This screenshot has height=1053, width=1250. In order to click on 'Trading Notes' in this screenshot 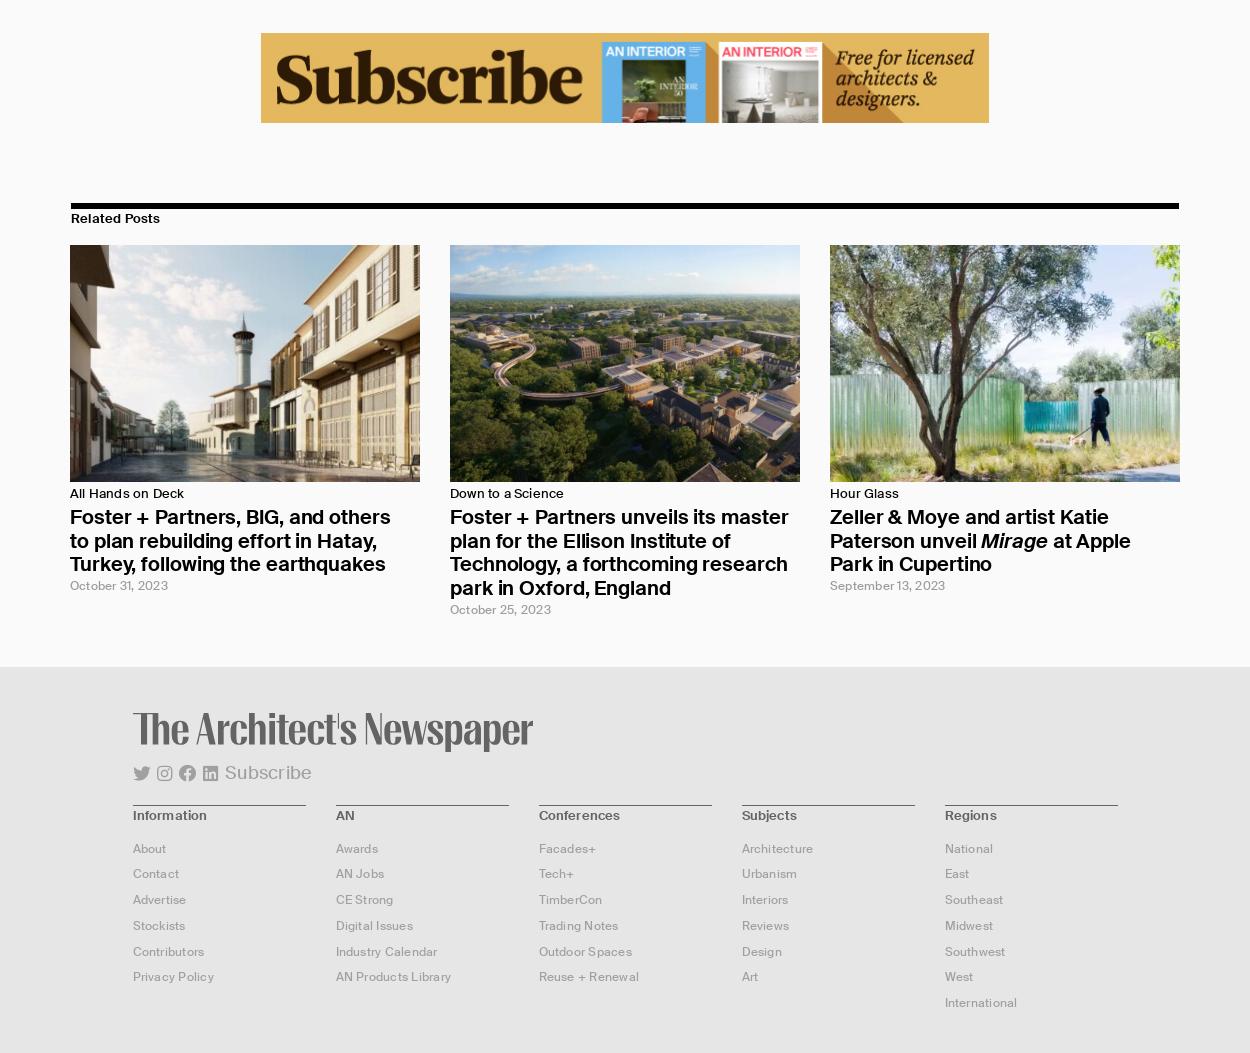, I will do `click(577, 923)`.